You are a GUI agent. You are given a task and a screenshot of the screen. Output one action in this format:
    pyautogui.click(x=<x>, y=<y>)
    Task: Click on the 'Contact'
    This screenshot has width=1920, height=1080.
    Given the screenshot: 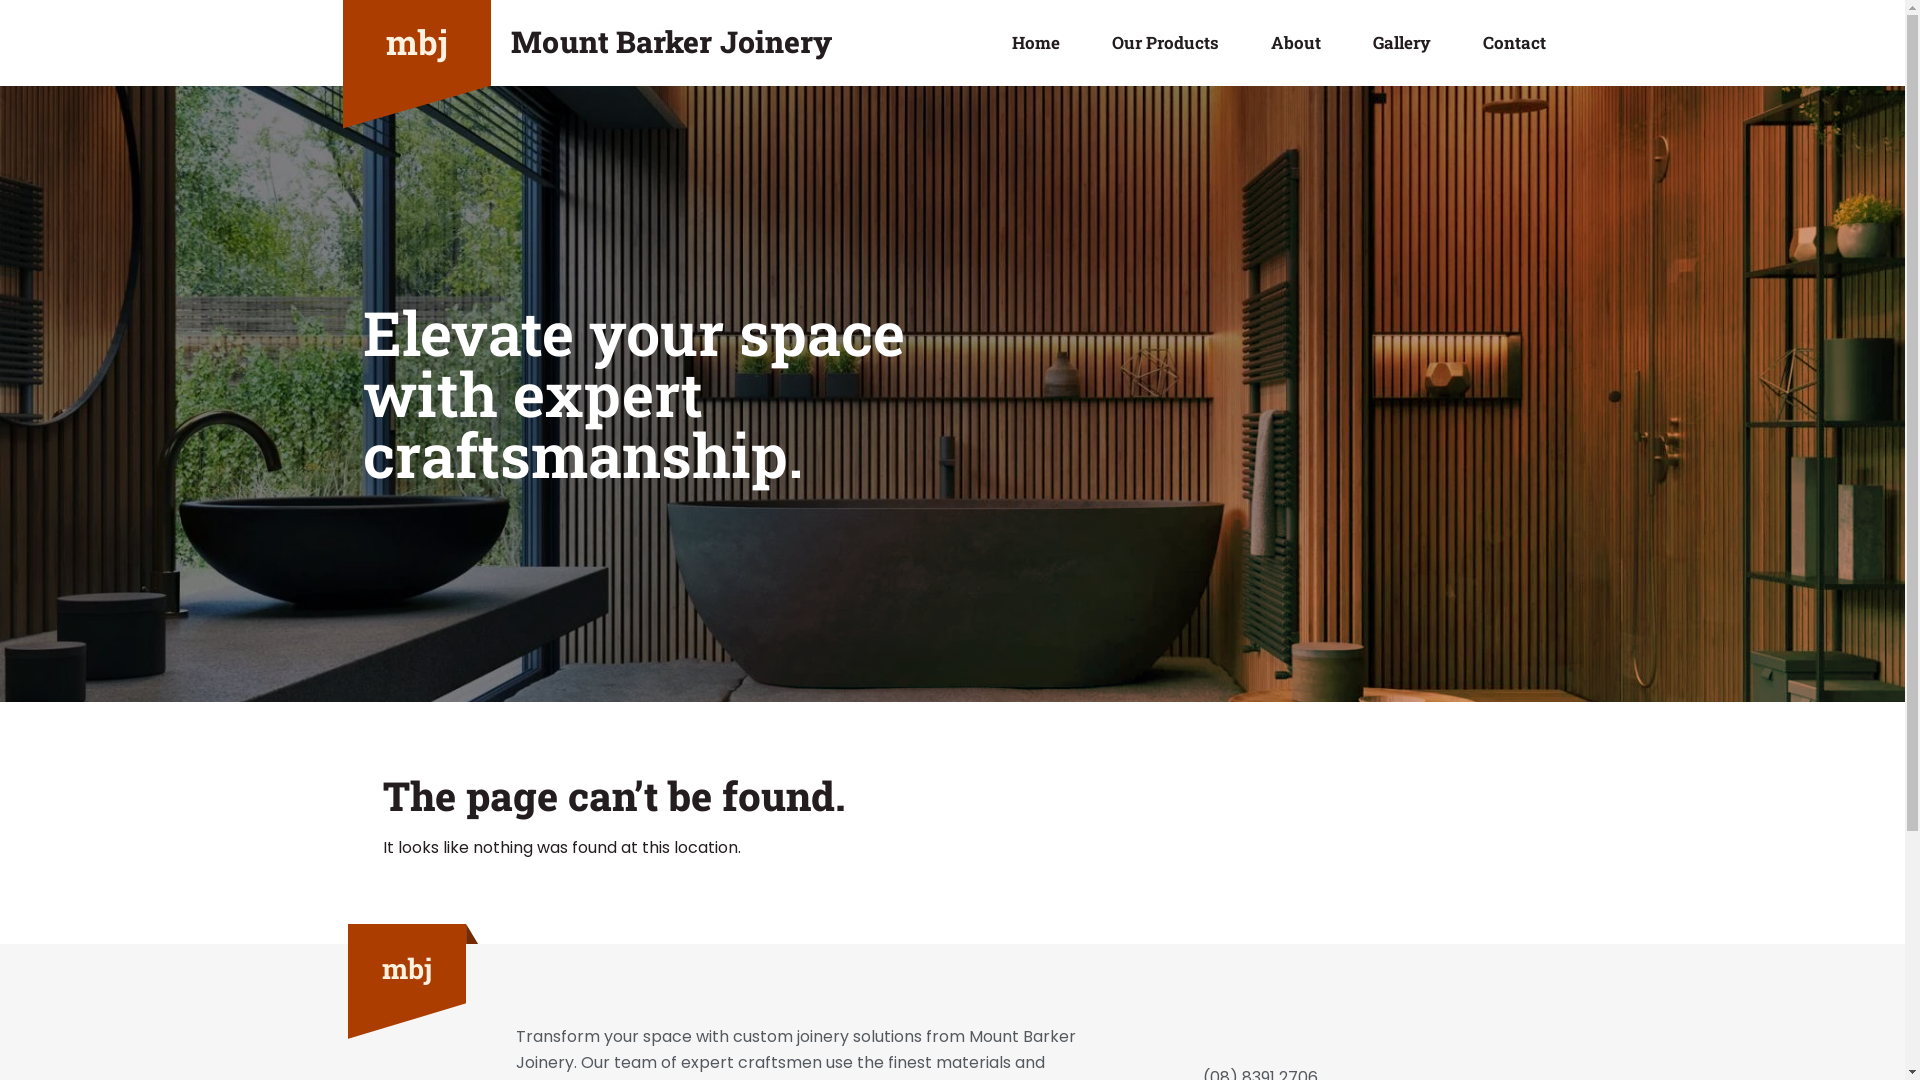 What is the action you would take?
    pyautogui.click(x=1514, y=42)
    